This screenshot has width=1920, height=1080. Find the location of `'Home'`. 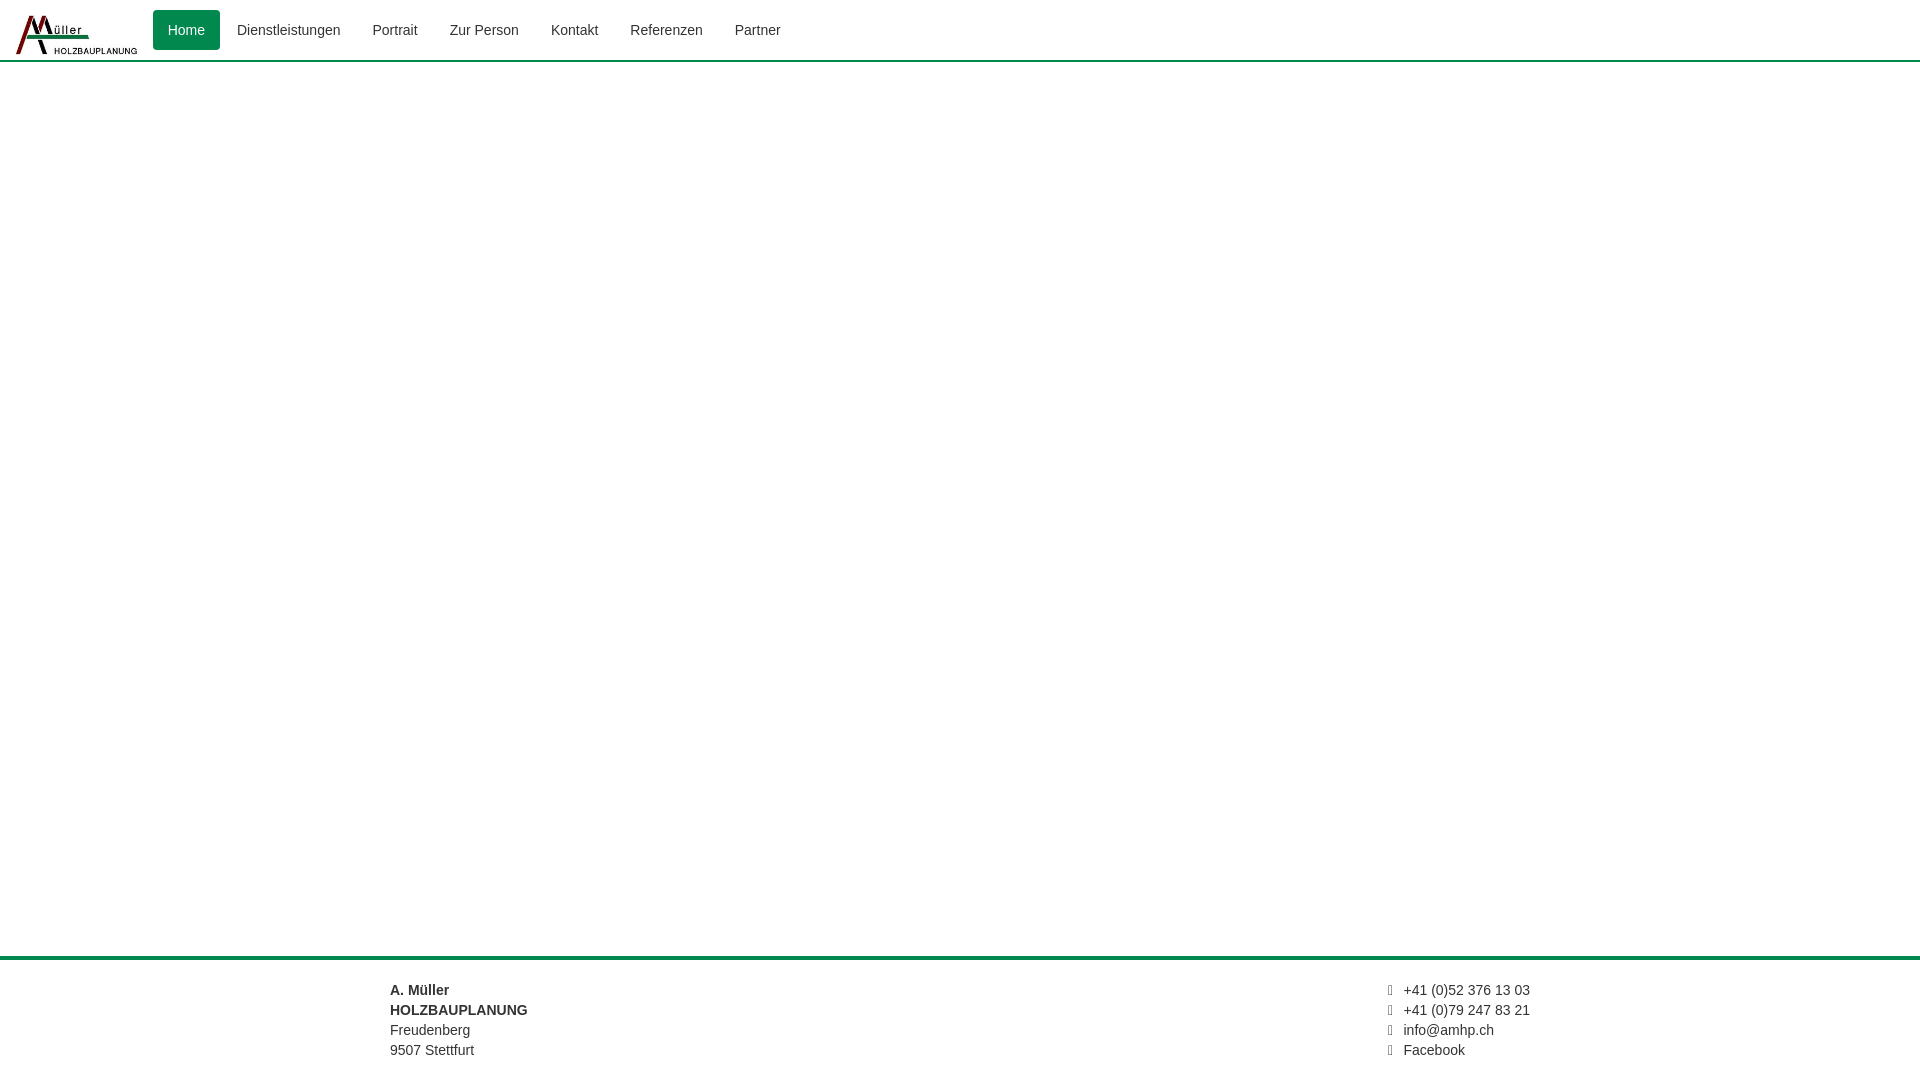

'Home' is located at coordinates (152, 30).